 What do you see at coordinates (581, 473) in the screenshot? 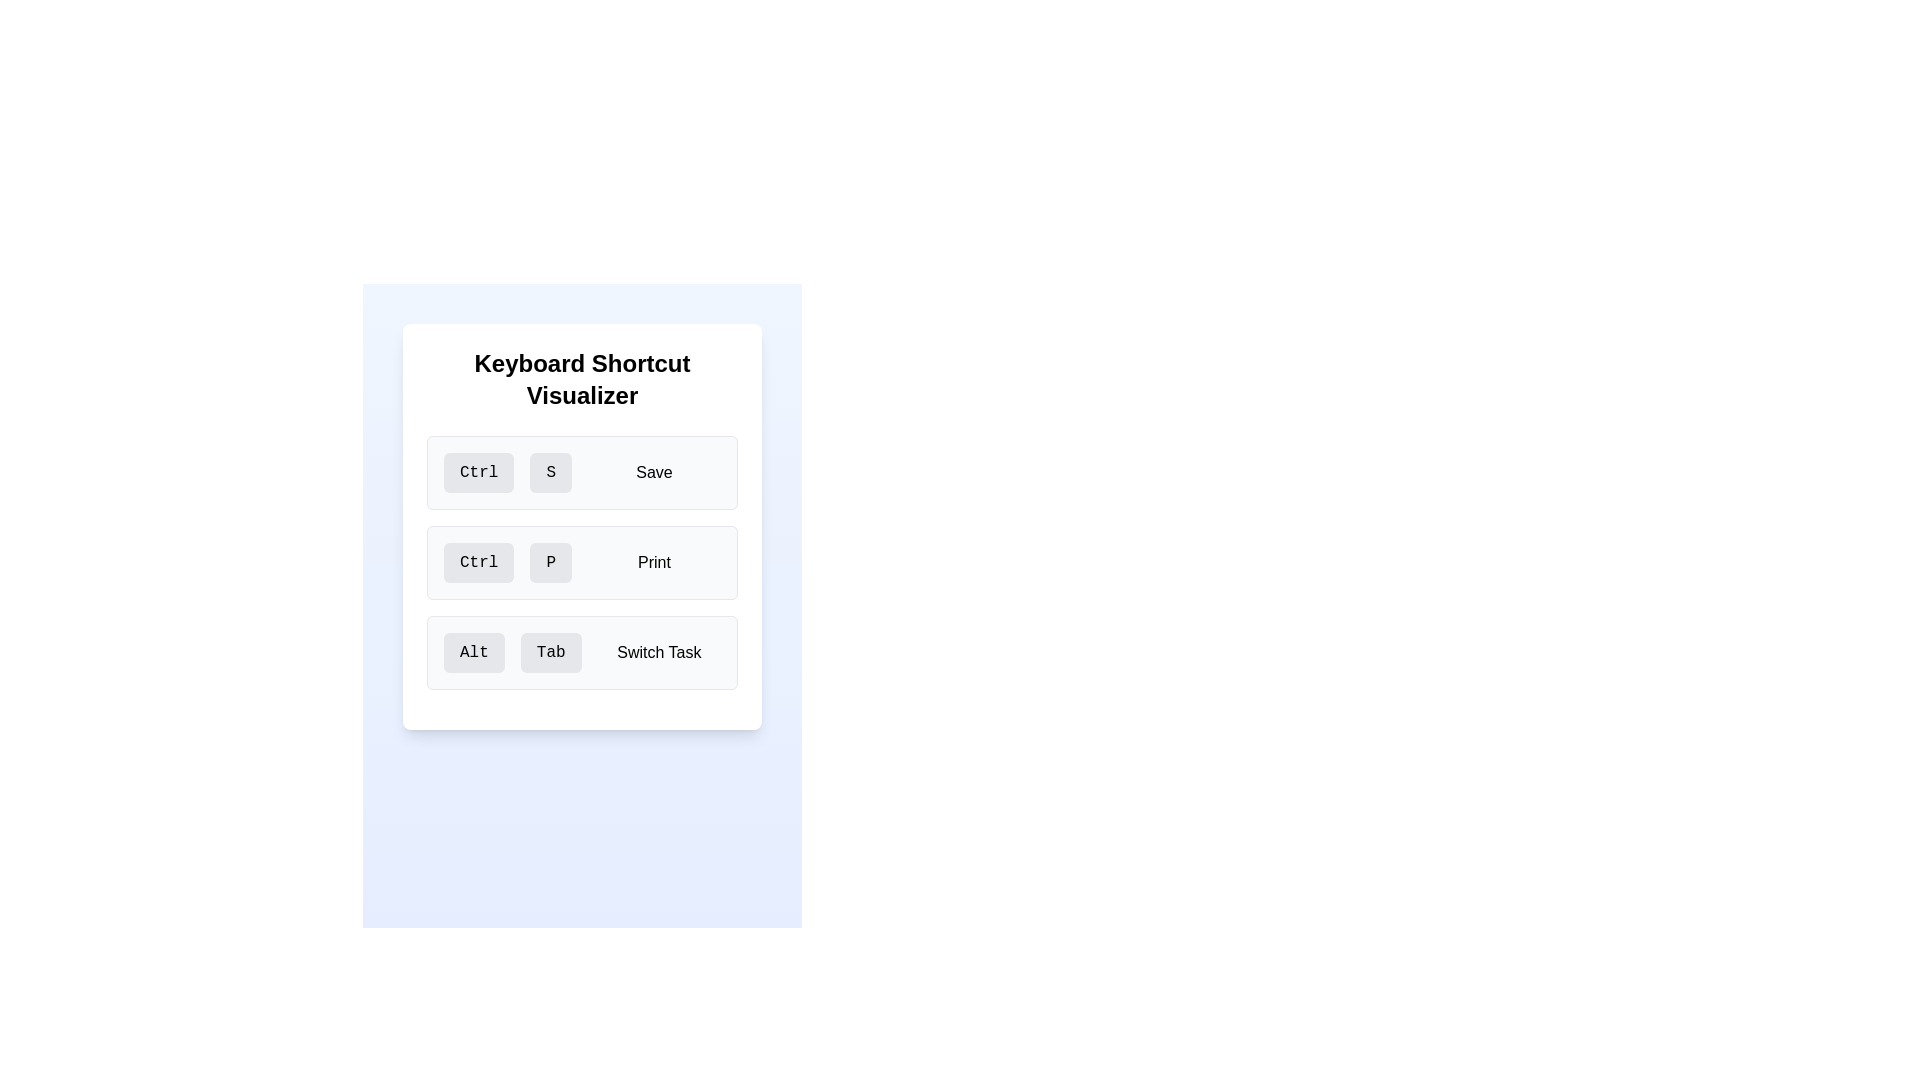
I see `the visual representation of the keyboard shortcut 'Ctrl + S', which is located below the title 'Keyboard Shortcut Visualizer' and above the 'Ctrl P Print' element` at bounding box center [581, 473].